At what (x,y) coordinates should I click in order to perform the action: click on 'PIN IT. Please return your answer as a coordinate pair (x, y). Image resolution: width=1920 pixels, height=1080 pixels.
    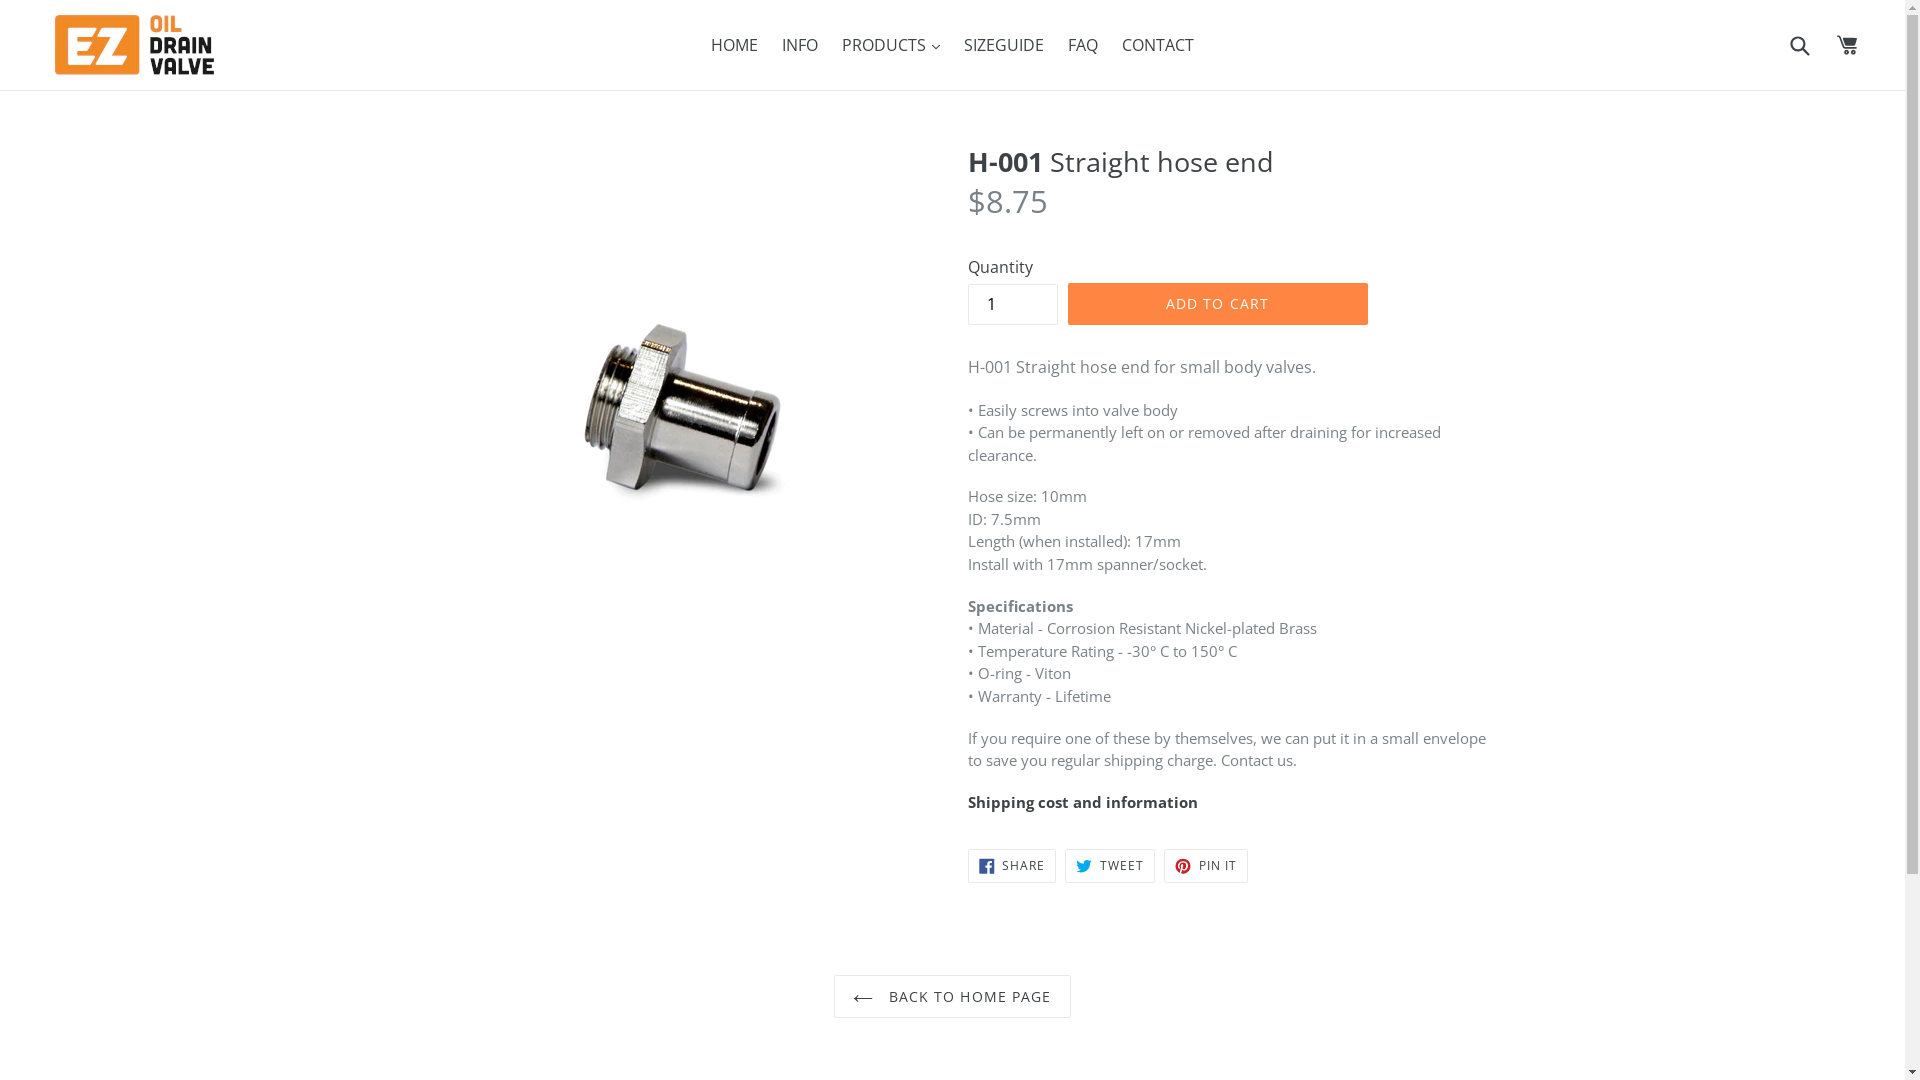
    Looking at the image, I should click on (1163, 865).